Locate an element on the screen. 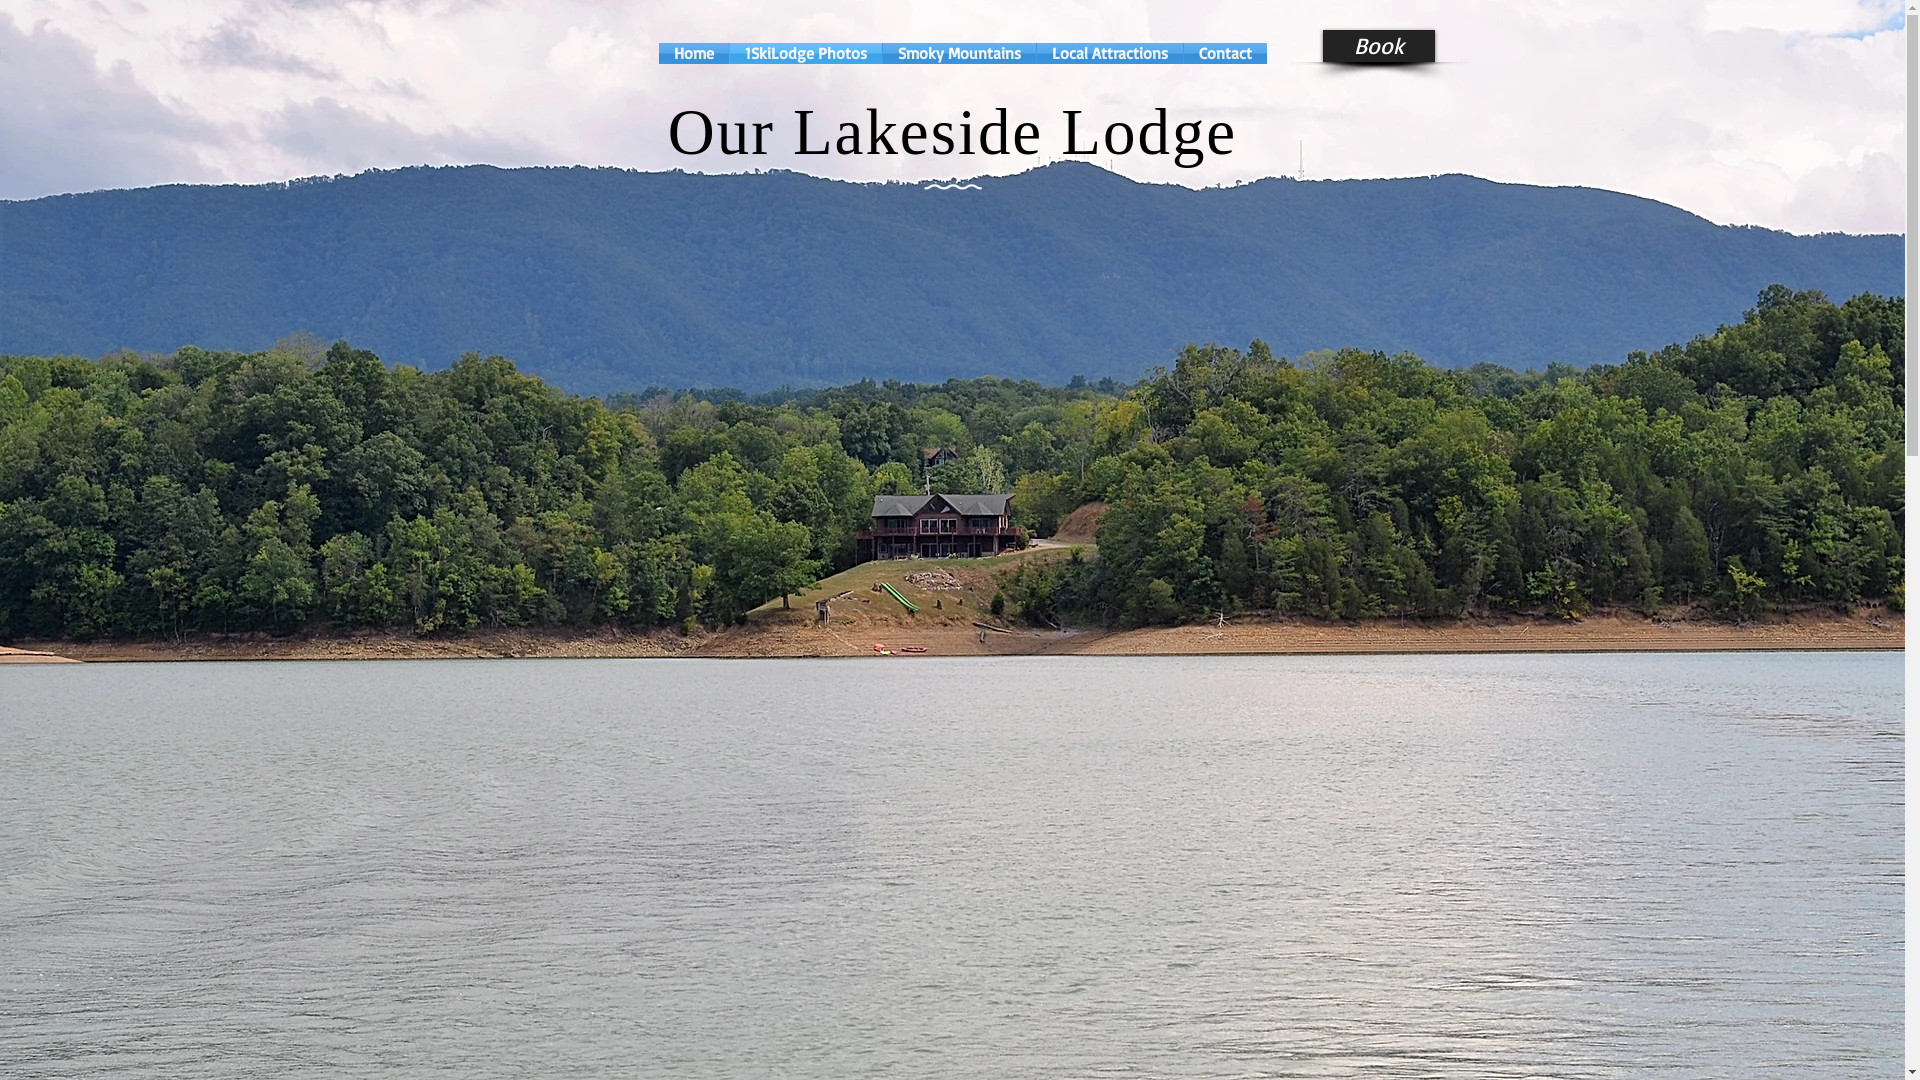  'Book' is located at coordinates (1321, 45).